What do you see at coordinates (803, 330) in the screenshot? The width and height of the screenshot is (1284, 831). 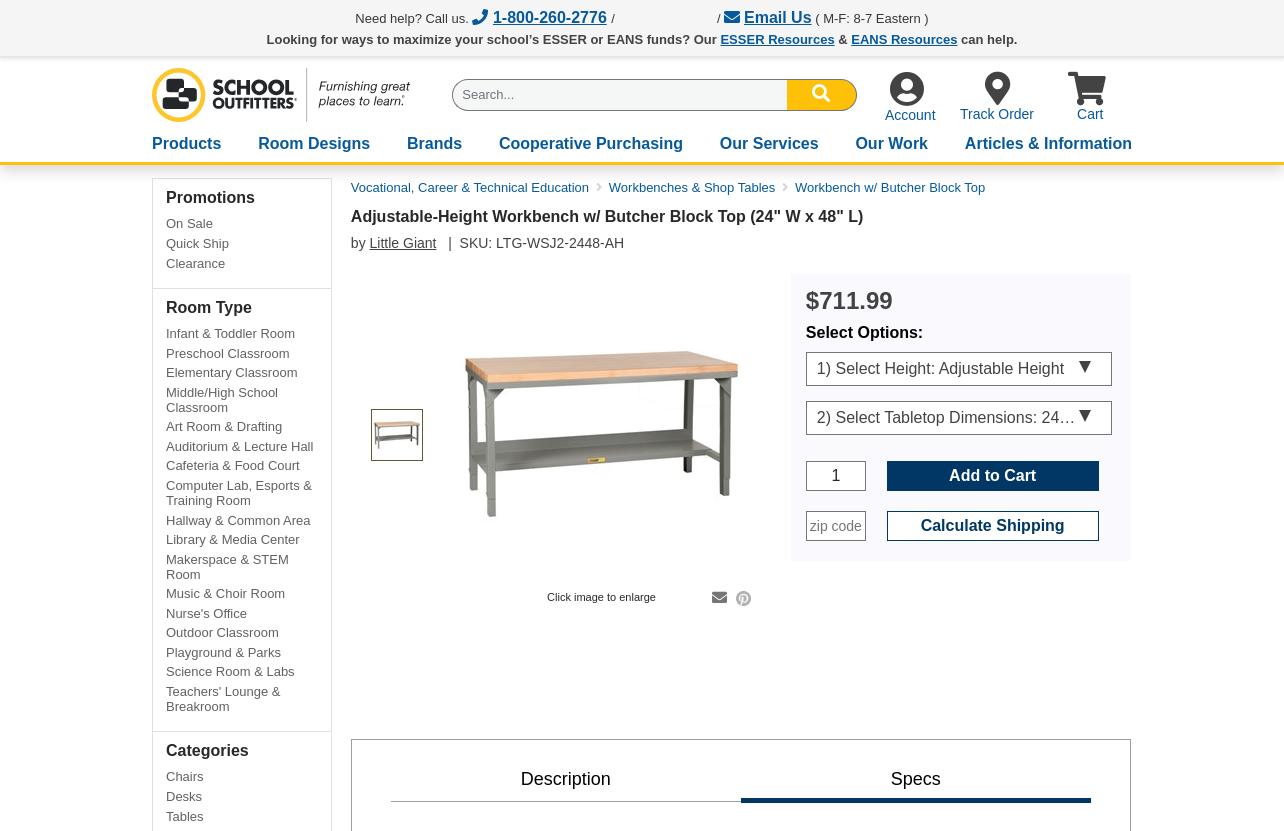 I see `'Select Options:'` at bounding box center [803, 330].